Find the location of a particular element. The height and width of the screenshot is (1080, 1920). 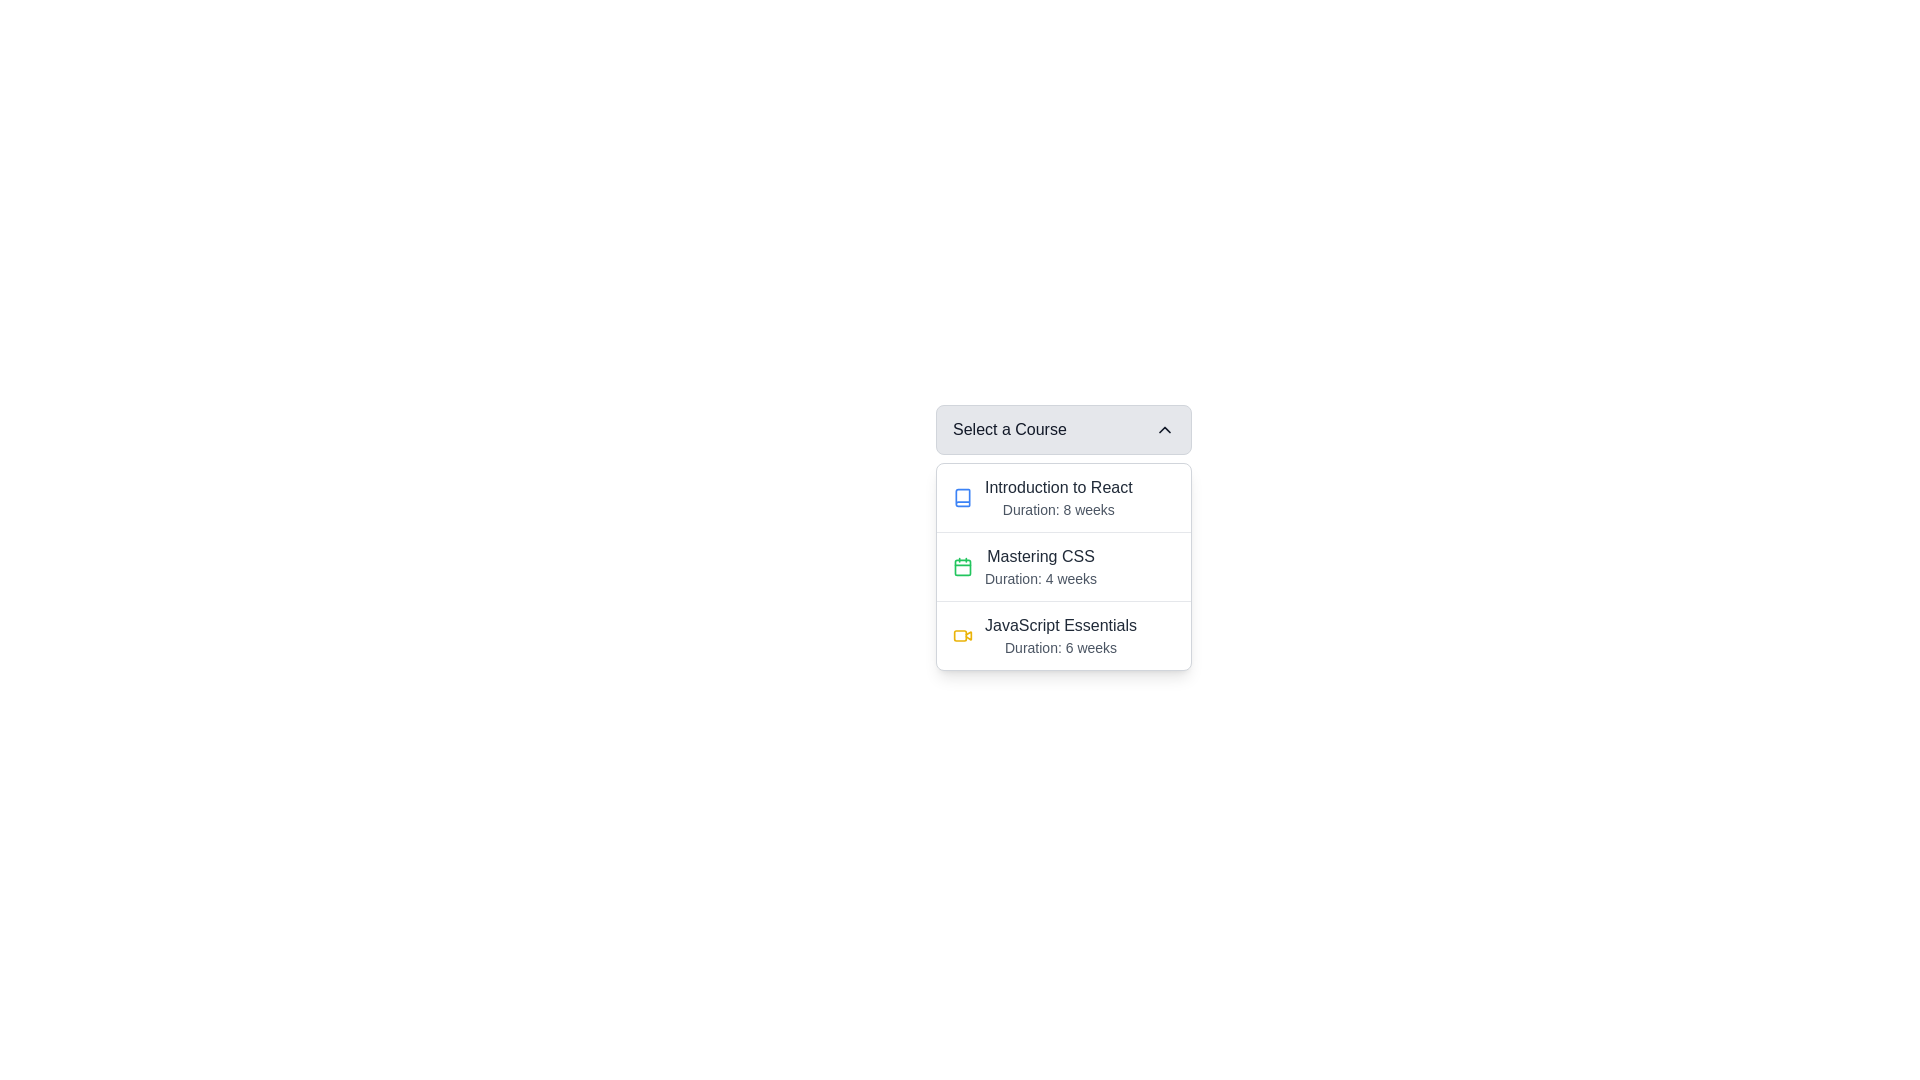

the first course listing text element positioned directly beneath the 'Select a Course' dropdown is located at coordinates (1057, 496).